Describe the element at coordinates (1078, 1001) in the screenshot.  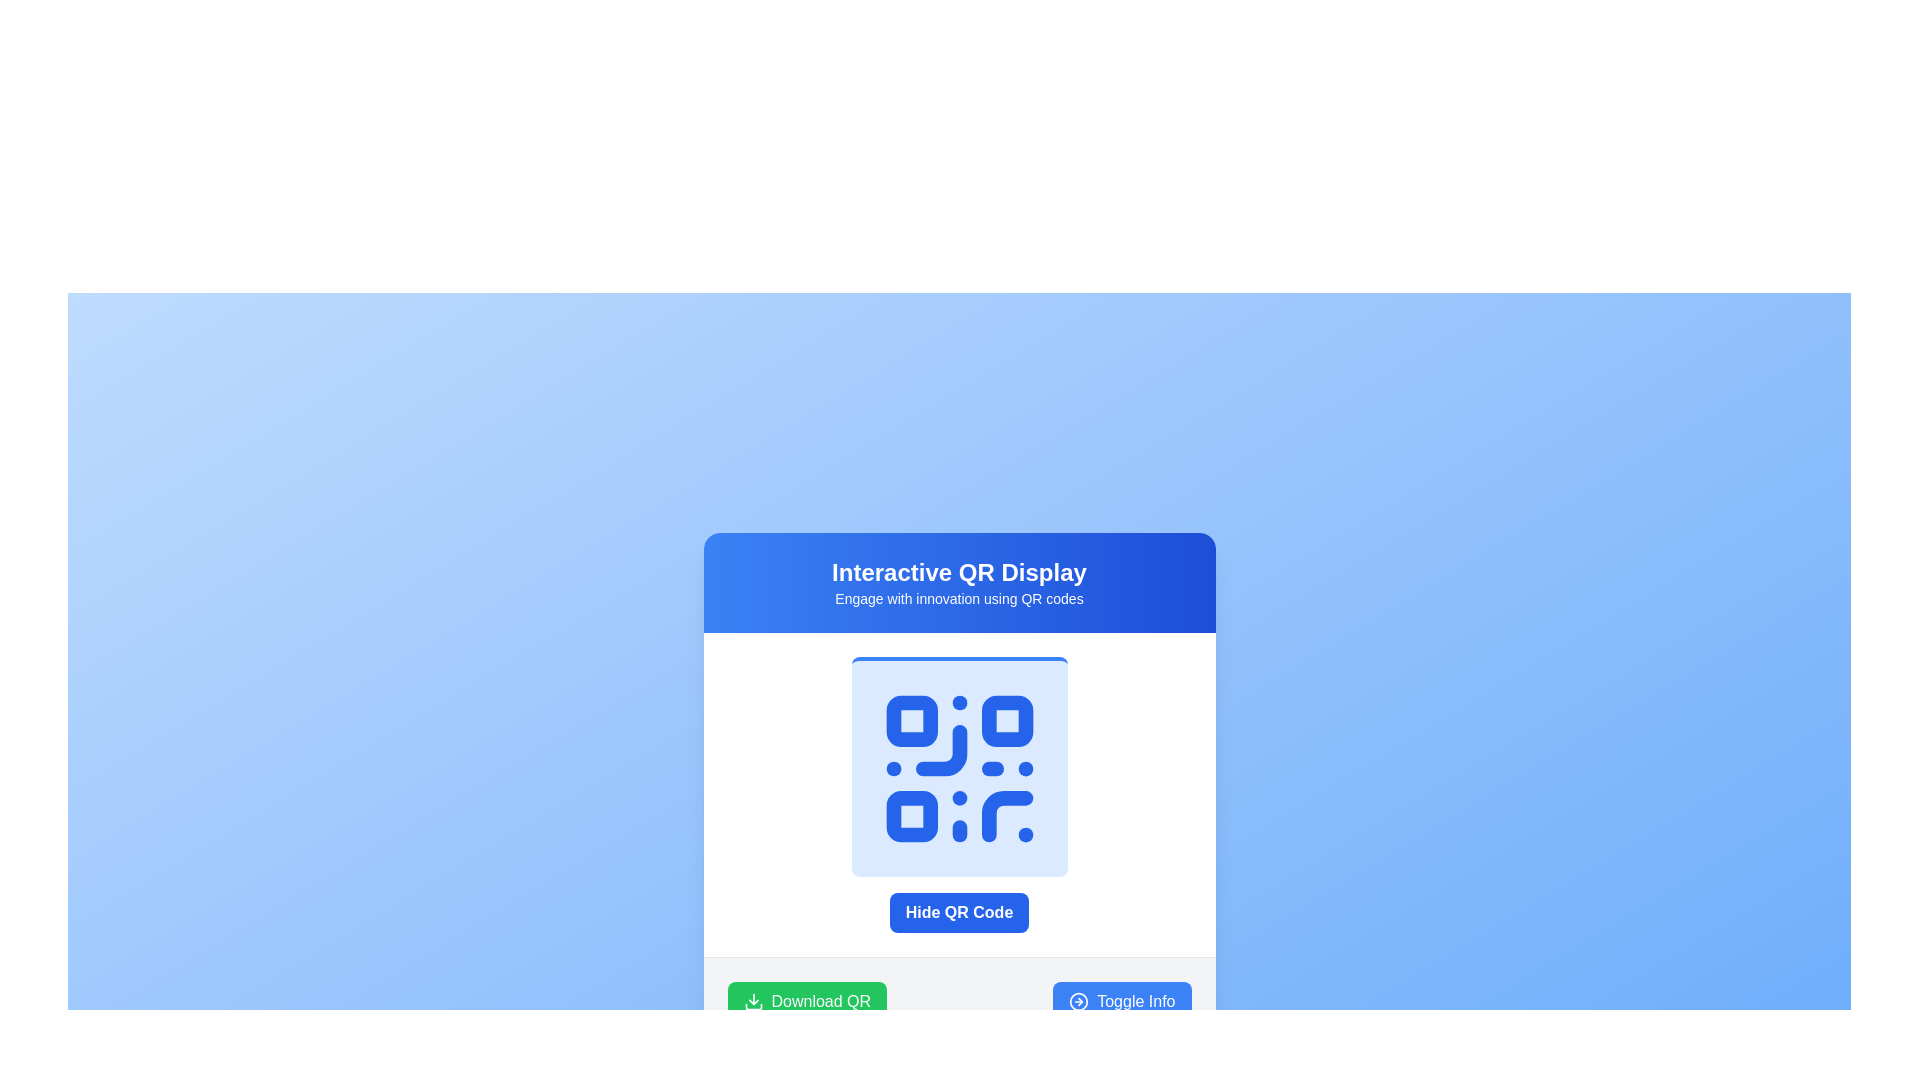
I see `the circular icon with a right-pointing arrow located to the left of the 'Toggle Info' text in the bottom-right section of the main interface block` at that location.